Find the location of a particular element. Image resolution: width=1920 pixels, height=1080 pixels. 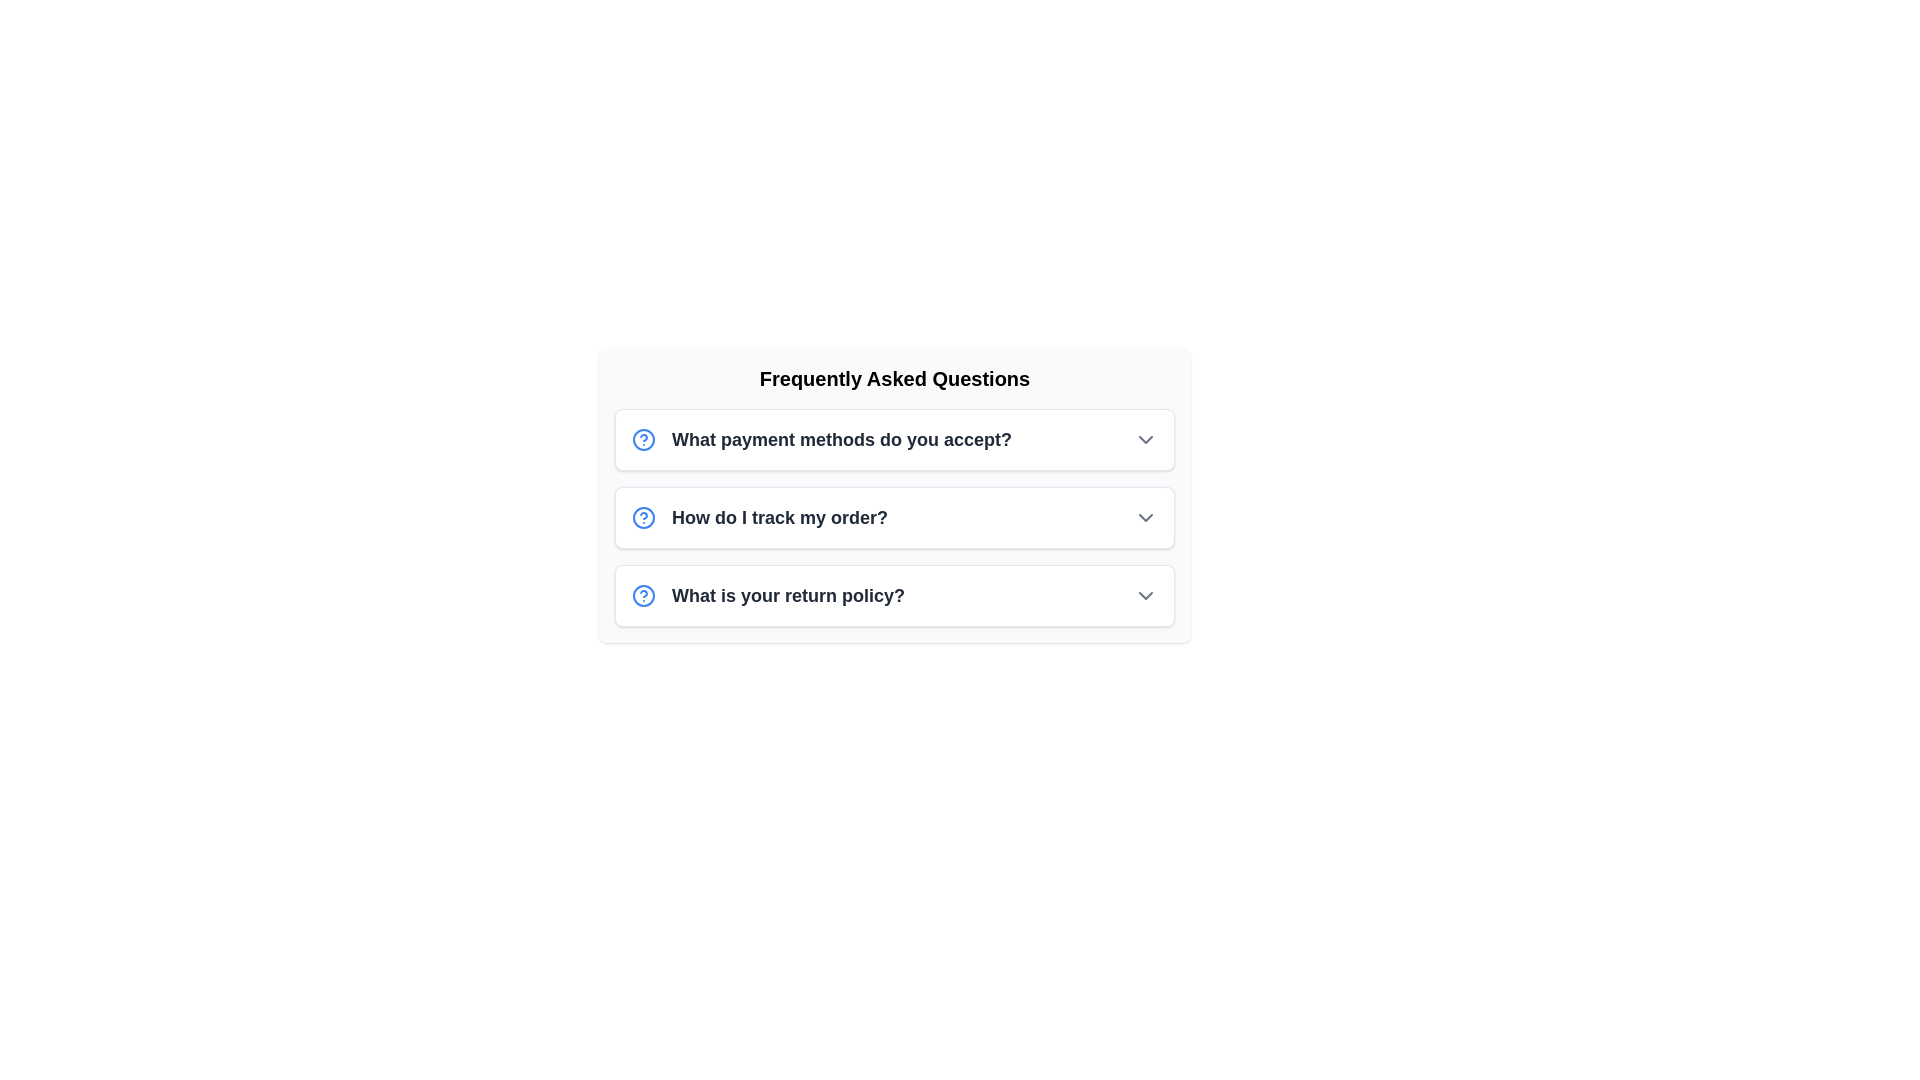

the Icon (Chevron Down) at the far right end of the row labeled 'What is your return policy?' for potential visual feedback is located at coordinates (1146, 595).